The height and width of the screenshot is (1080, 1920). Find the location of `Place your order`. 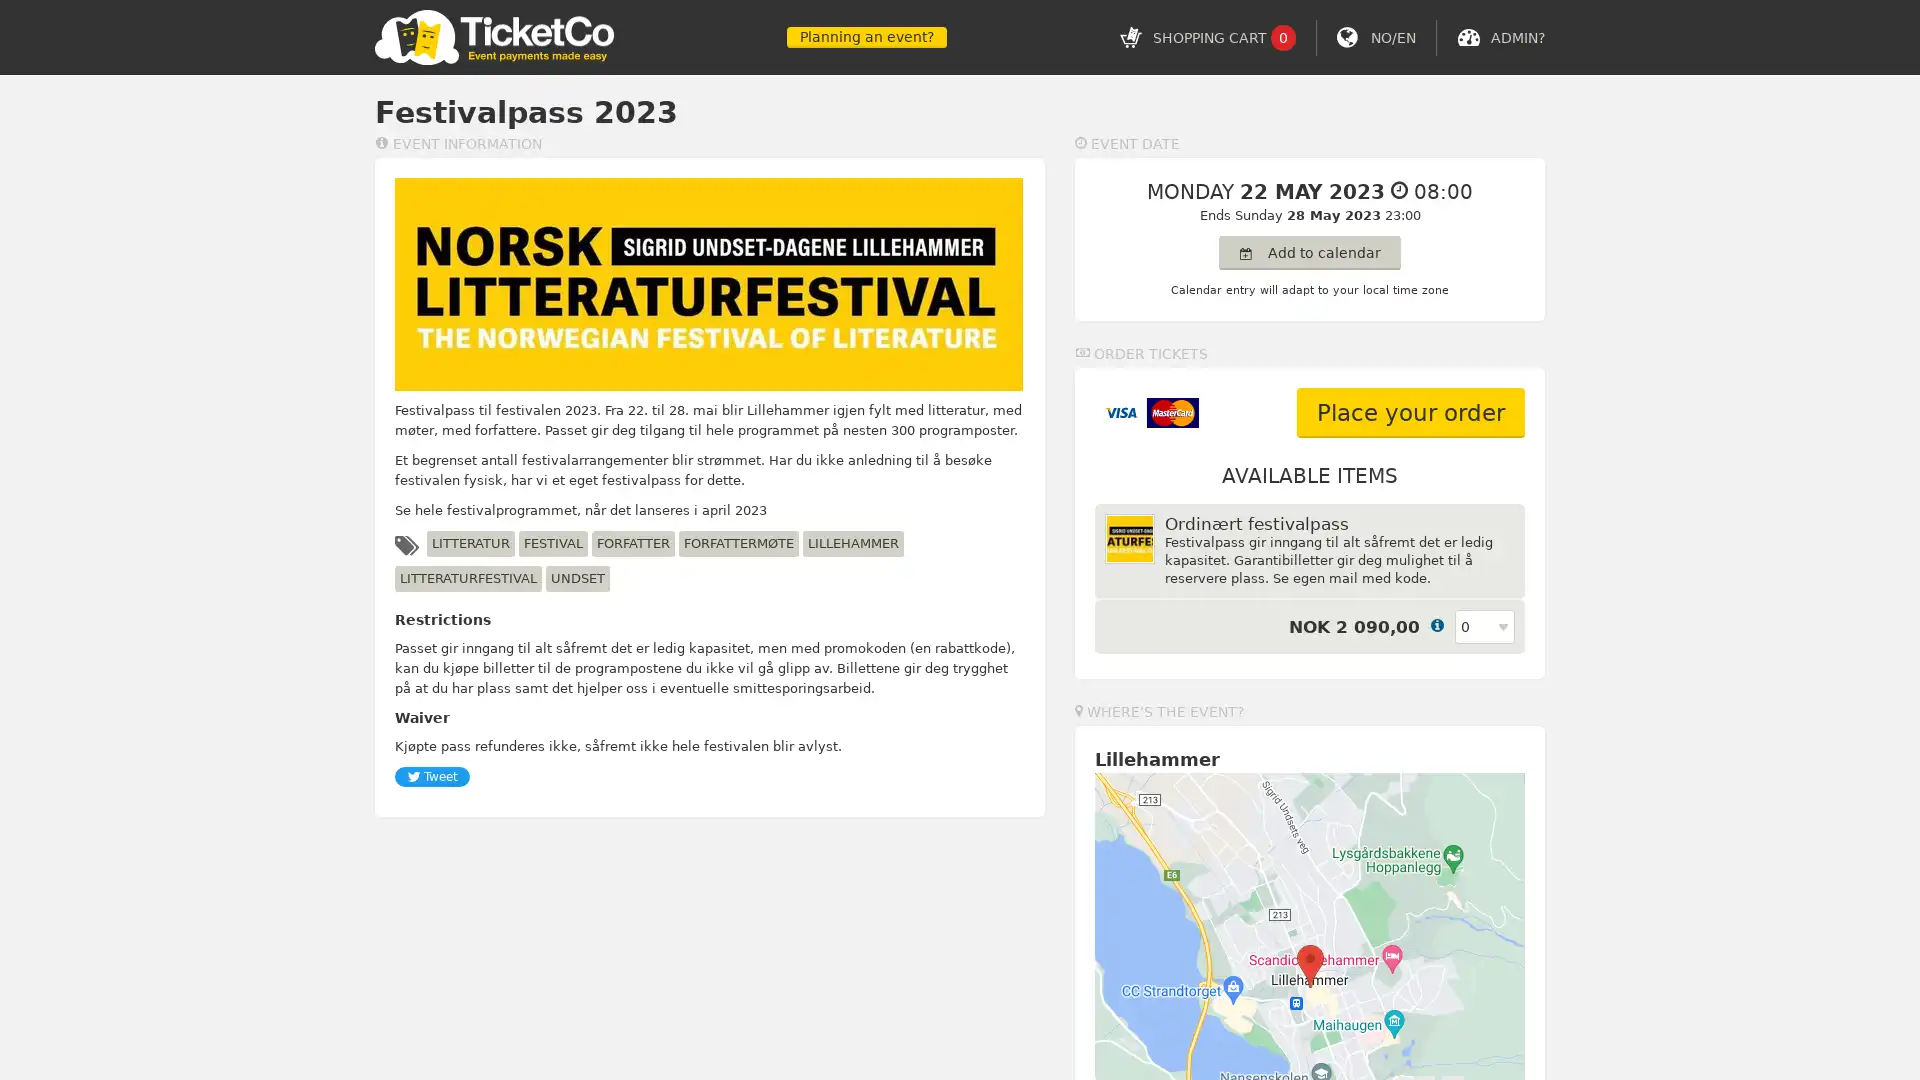

Place your order is located at coordinates (1410, 411).